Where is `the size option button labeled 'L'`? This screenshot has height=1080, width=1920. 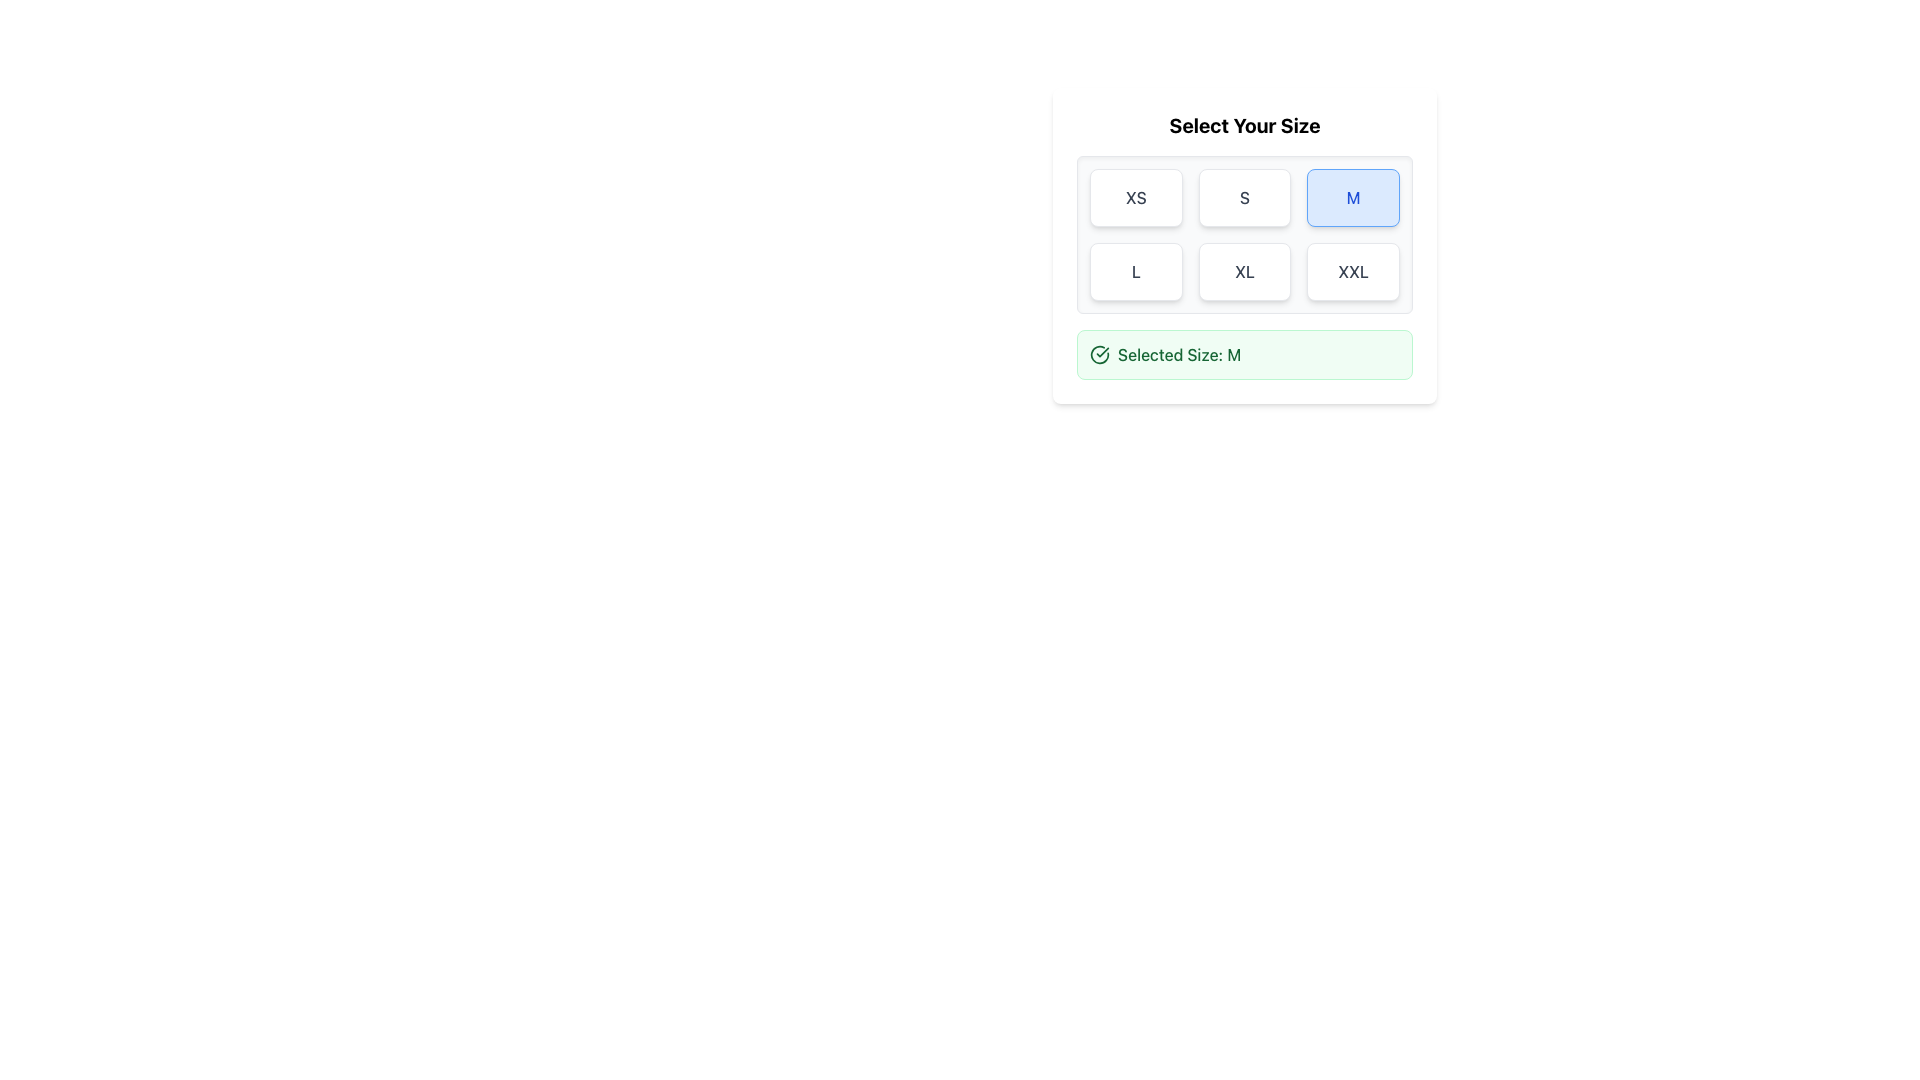 the size option button labeled 'L' is located at coordinates (1136, 272).